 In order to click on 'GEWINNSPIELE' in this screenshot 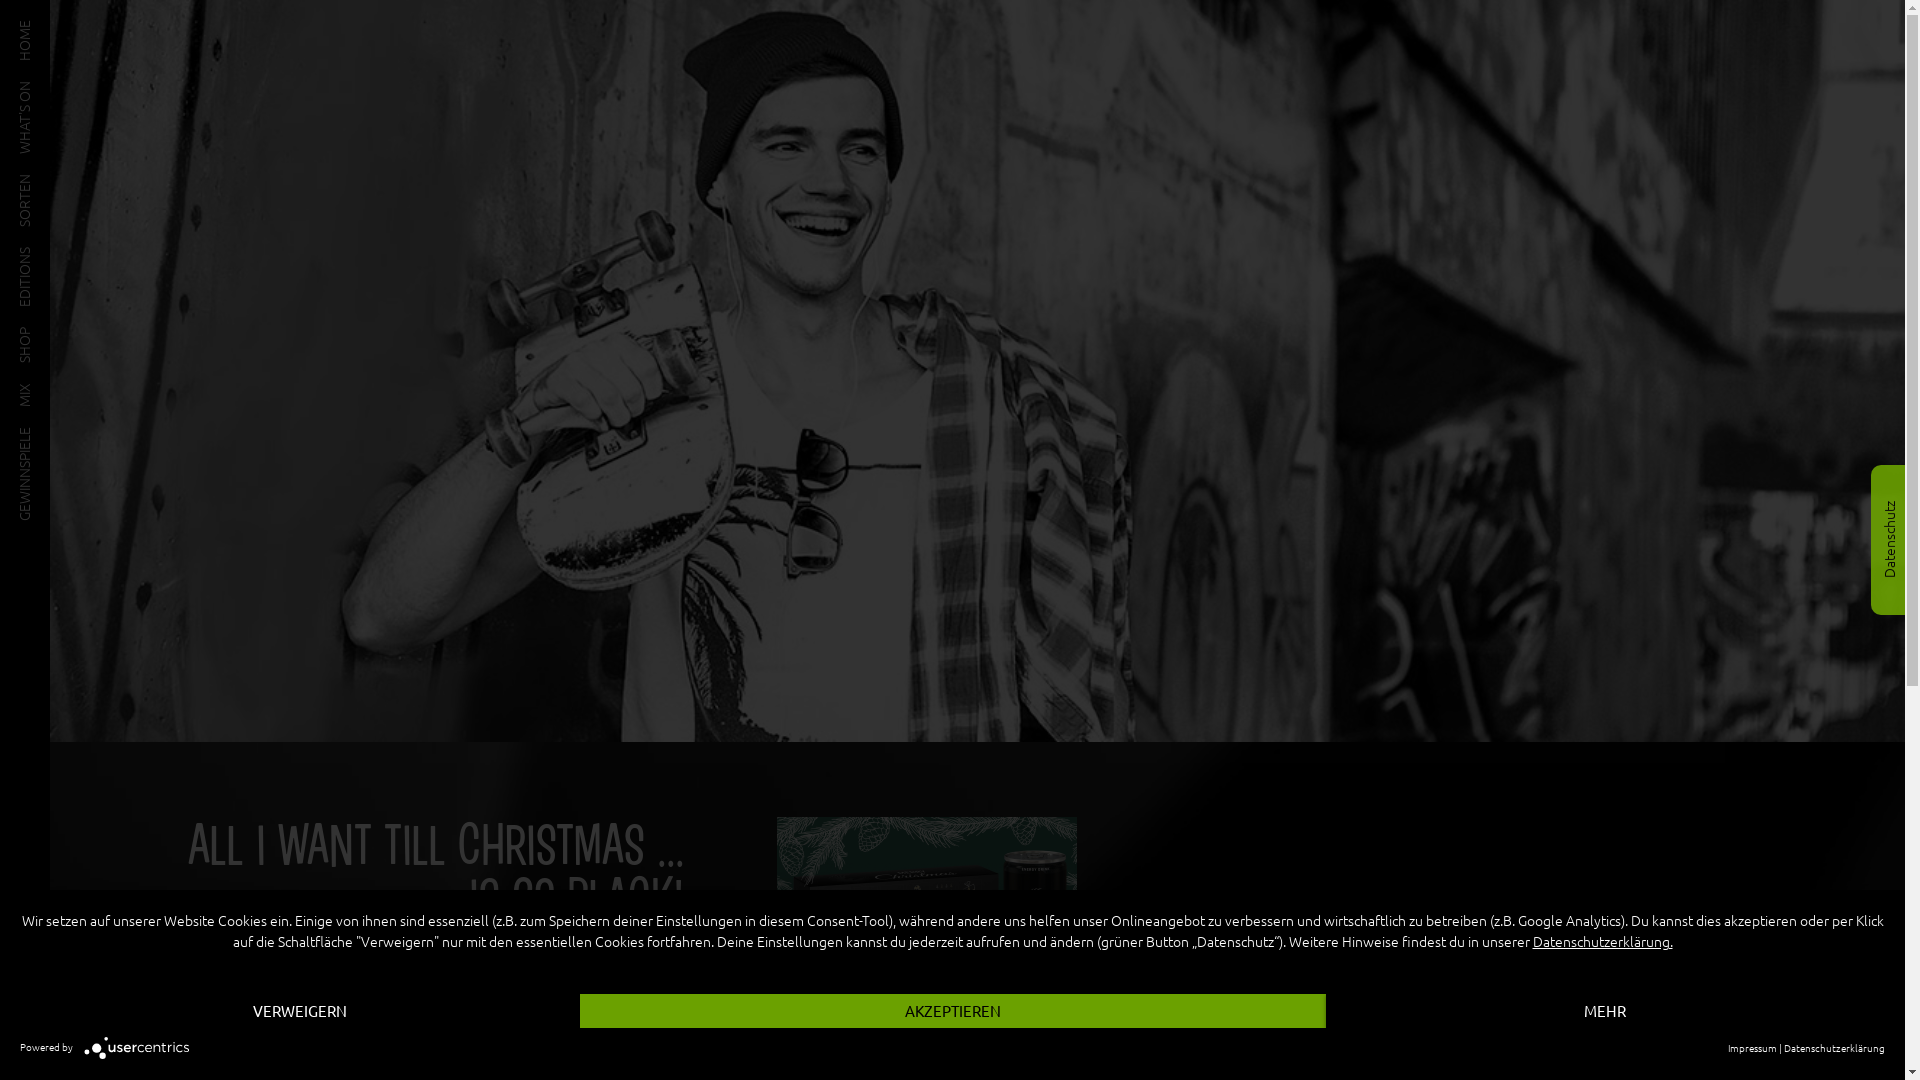, I will do `click(18, 433)`.